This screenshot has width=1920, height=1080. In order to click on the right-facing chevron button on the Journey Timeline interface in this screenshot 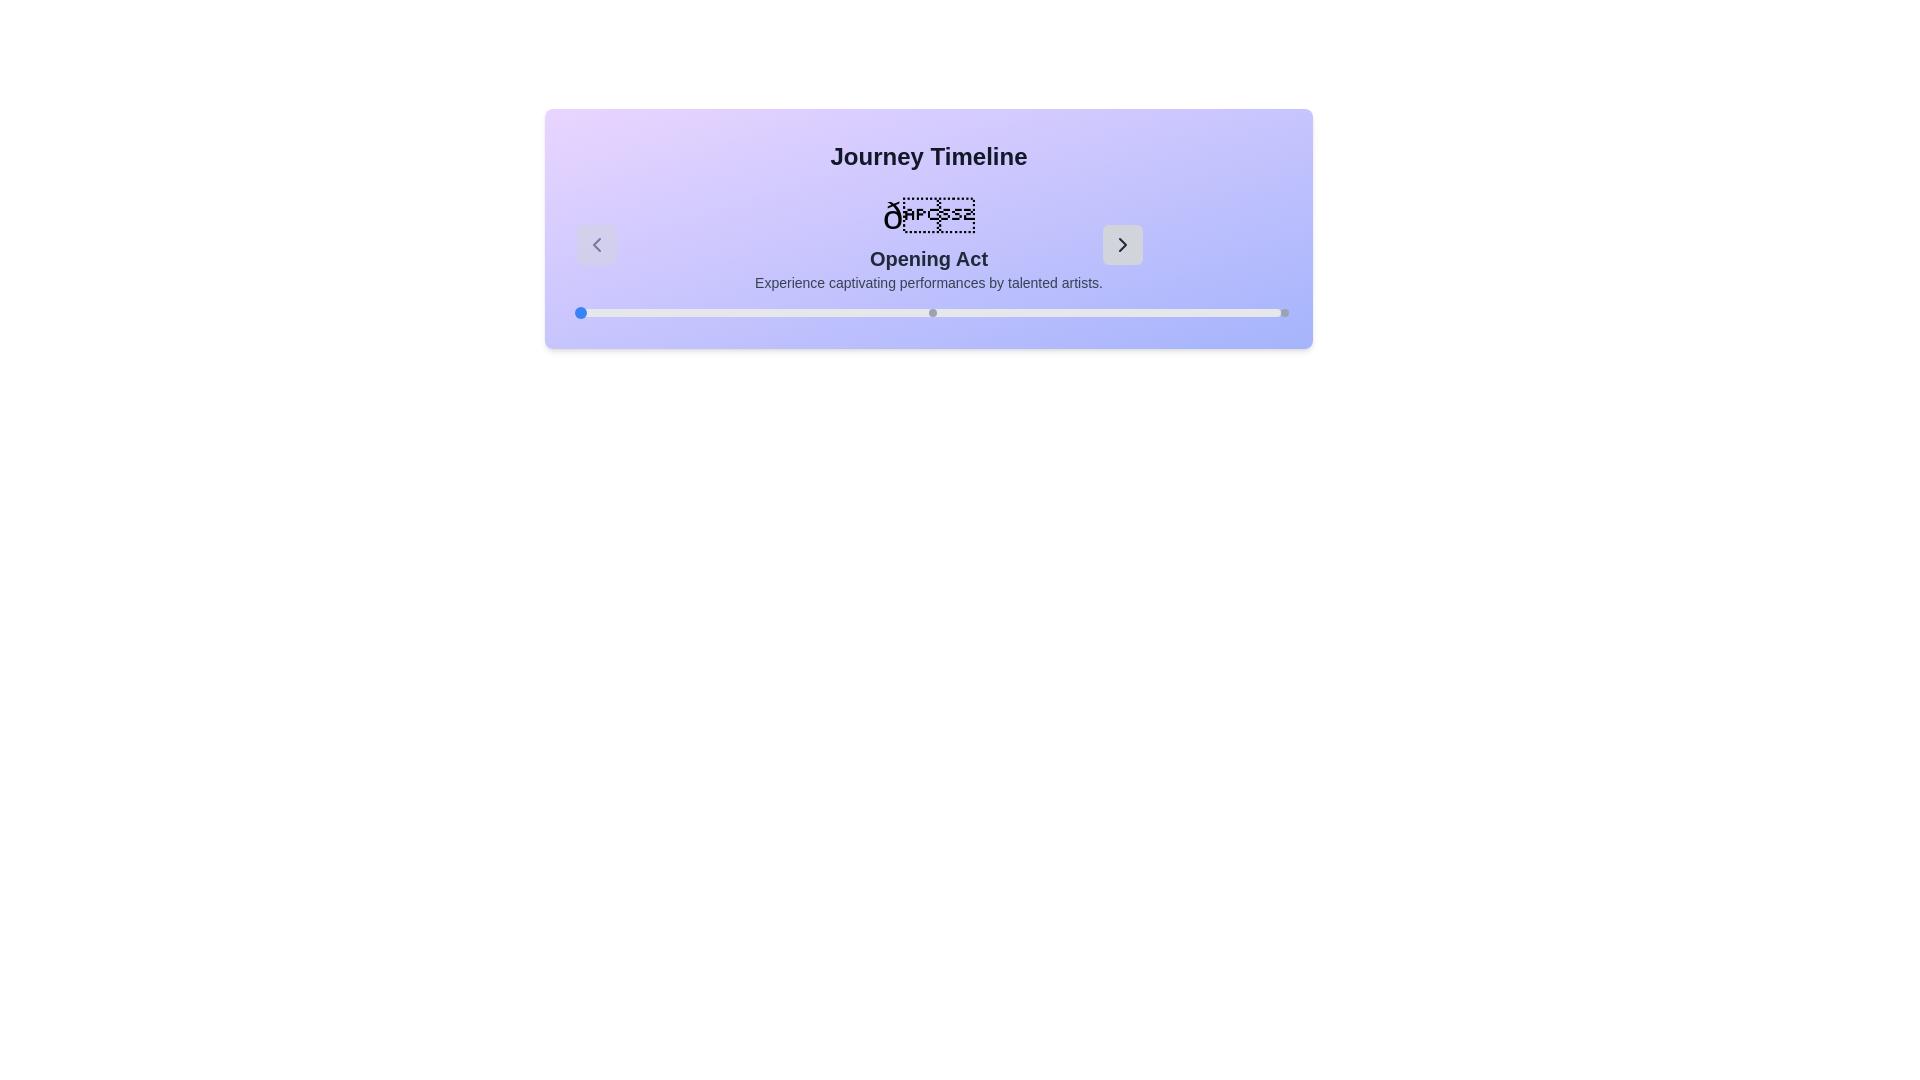, I will do `click(1123, 244)`.